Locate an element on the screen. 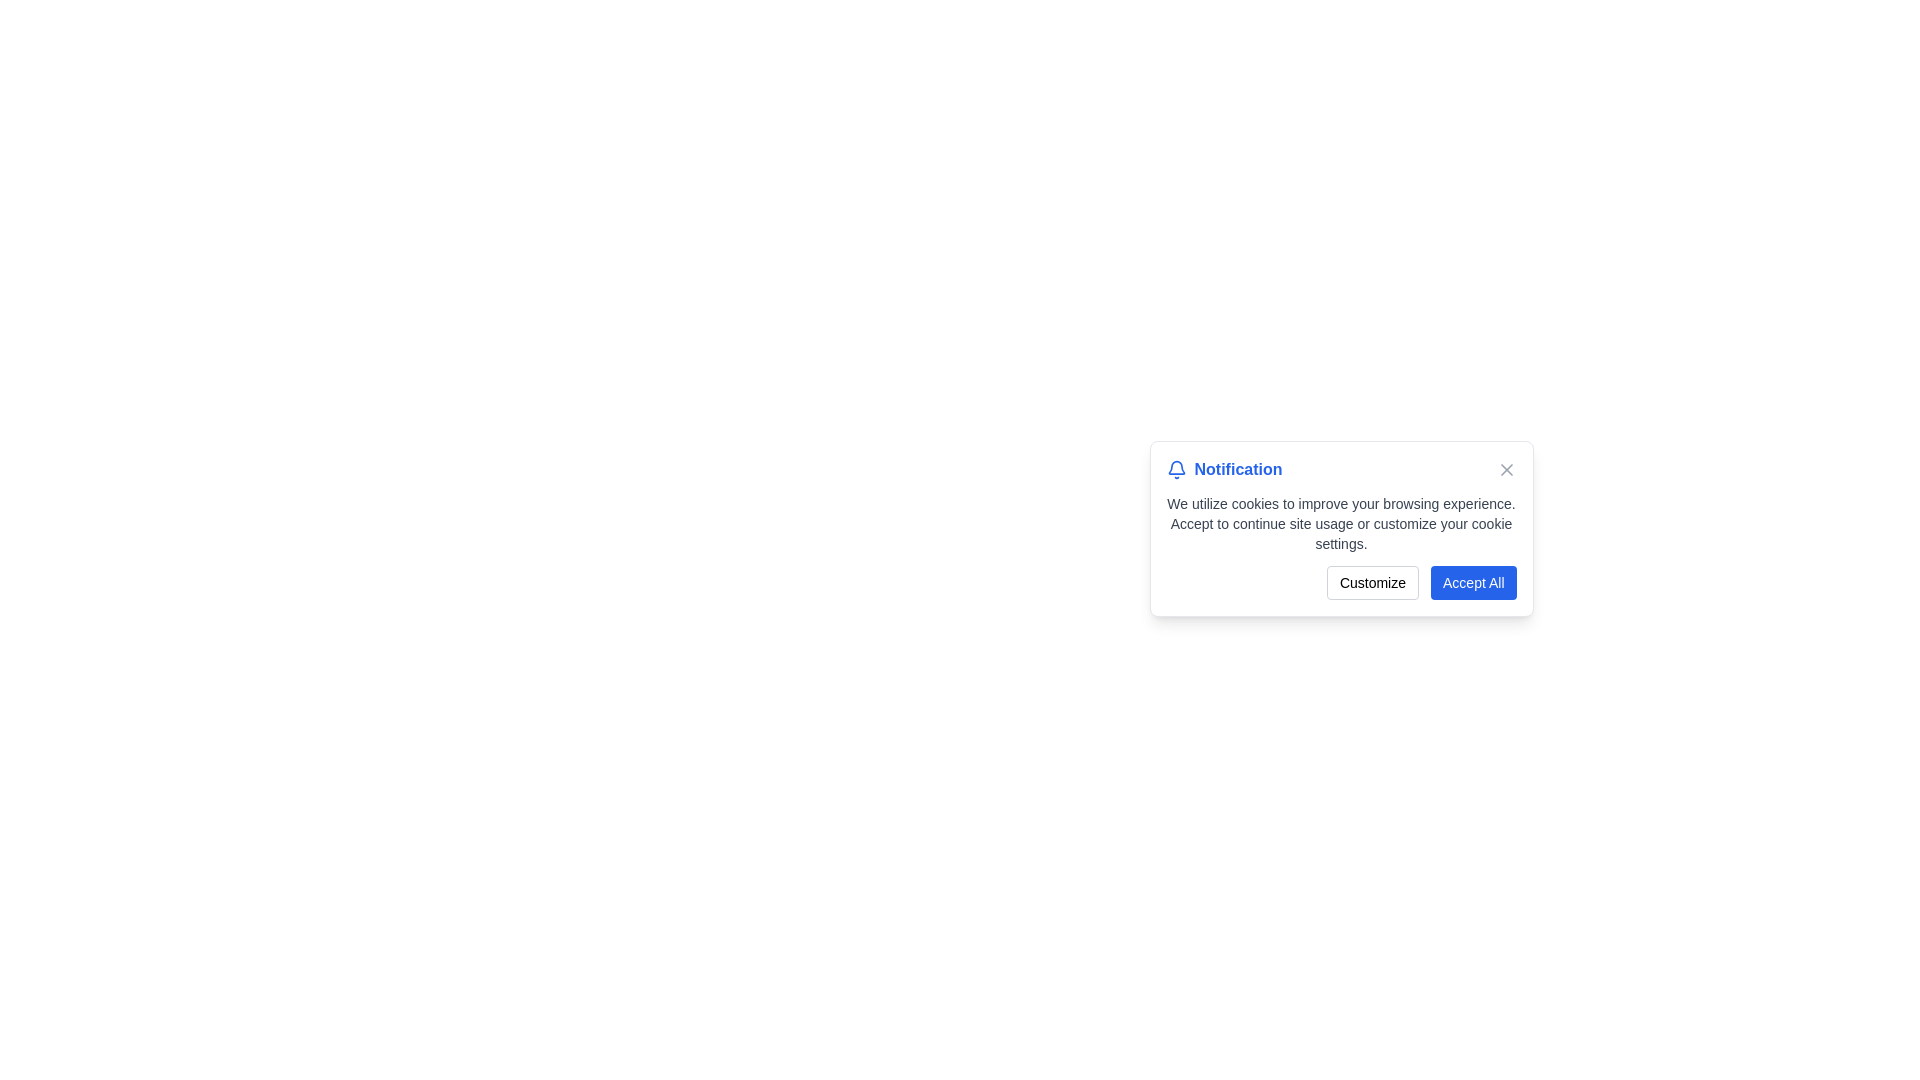 Image resolution: width=1920 pixels, height=1080 pixels. the 'Accept All' button located at the bottom-right corner of the notification modal is located at coordinates (1473, 582).